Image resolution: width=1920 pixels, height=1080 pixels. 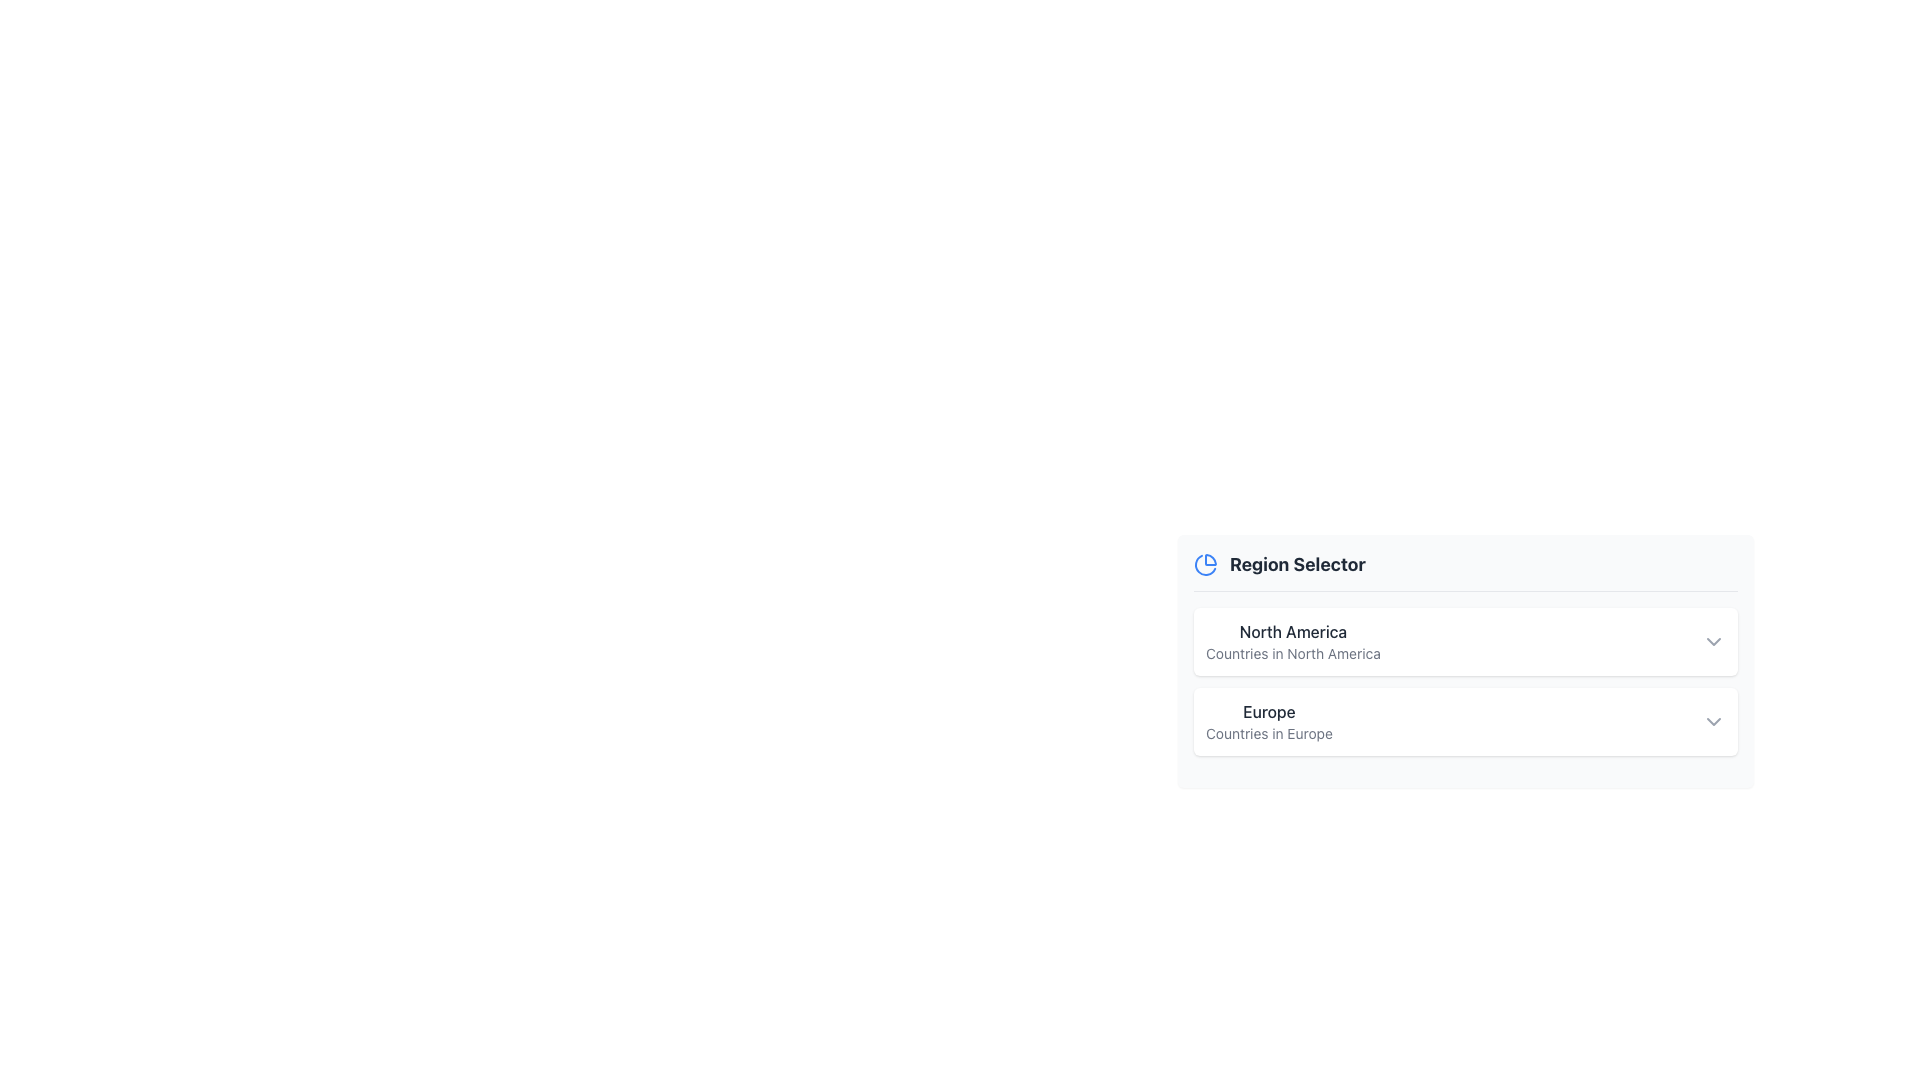 I want to click on the non-interactive text label indicating 'North America' in the 'Region Selector' module, so click(x=1293, y=632).